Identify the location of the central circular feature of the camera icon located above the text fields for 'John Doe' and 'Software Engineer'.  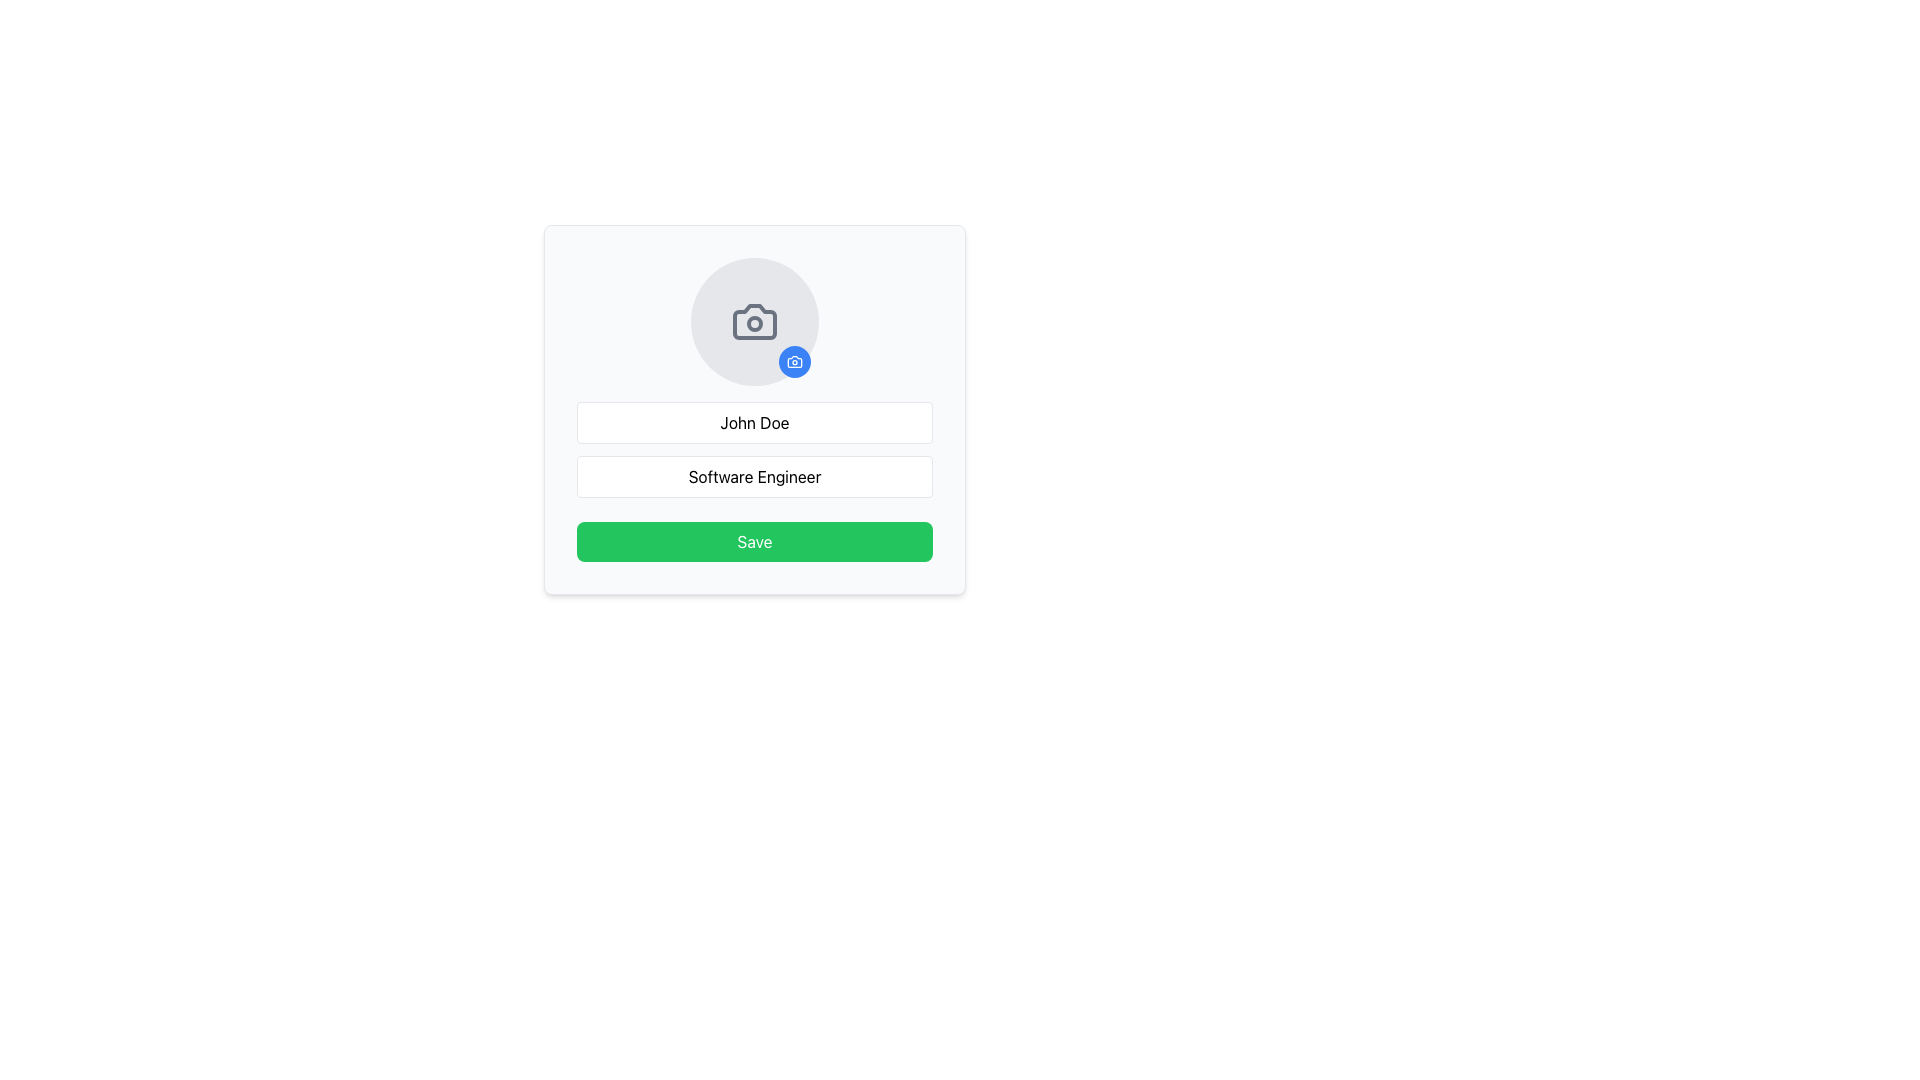
(753, 323).